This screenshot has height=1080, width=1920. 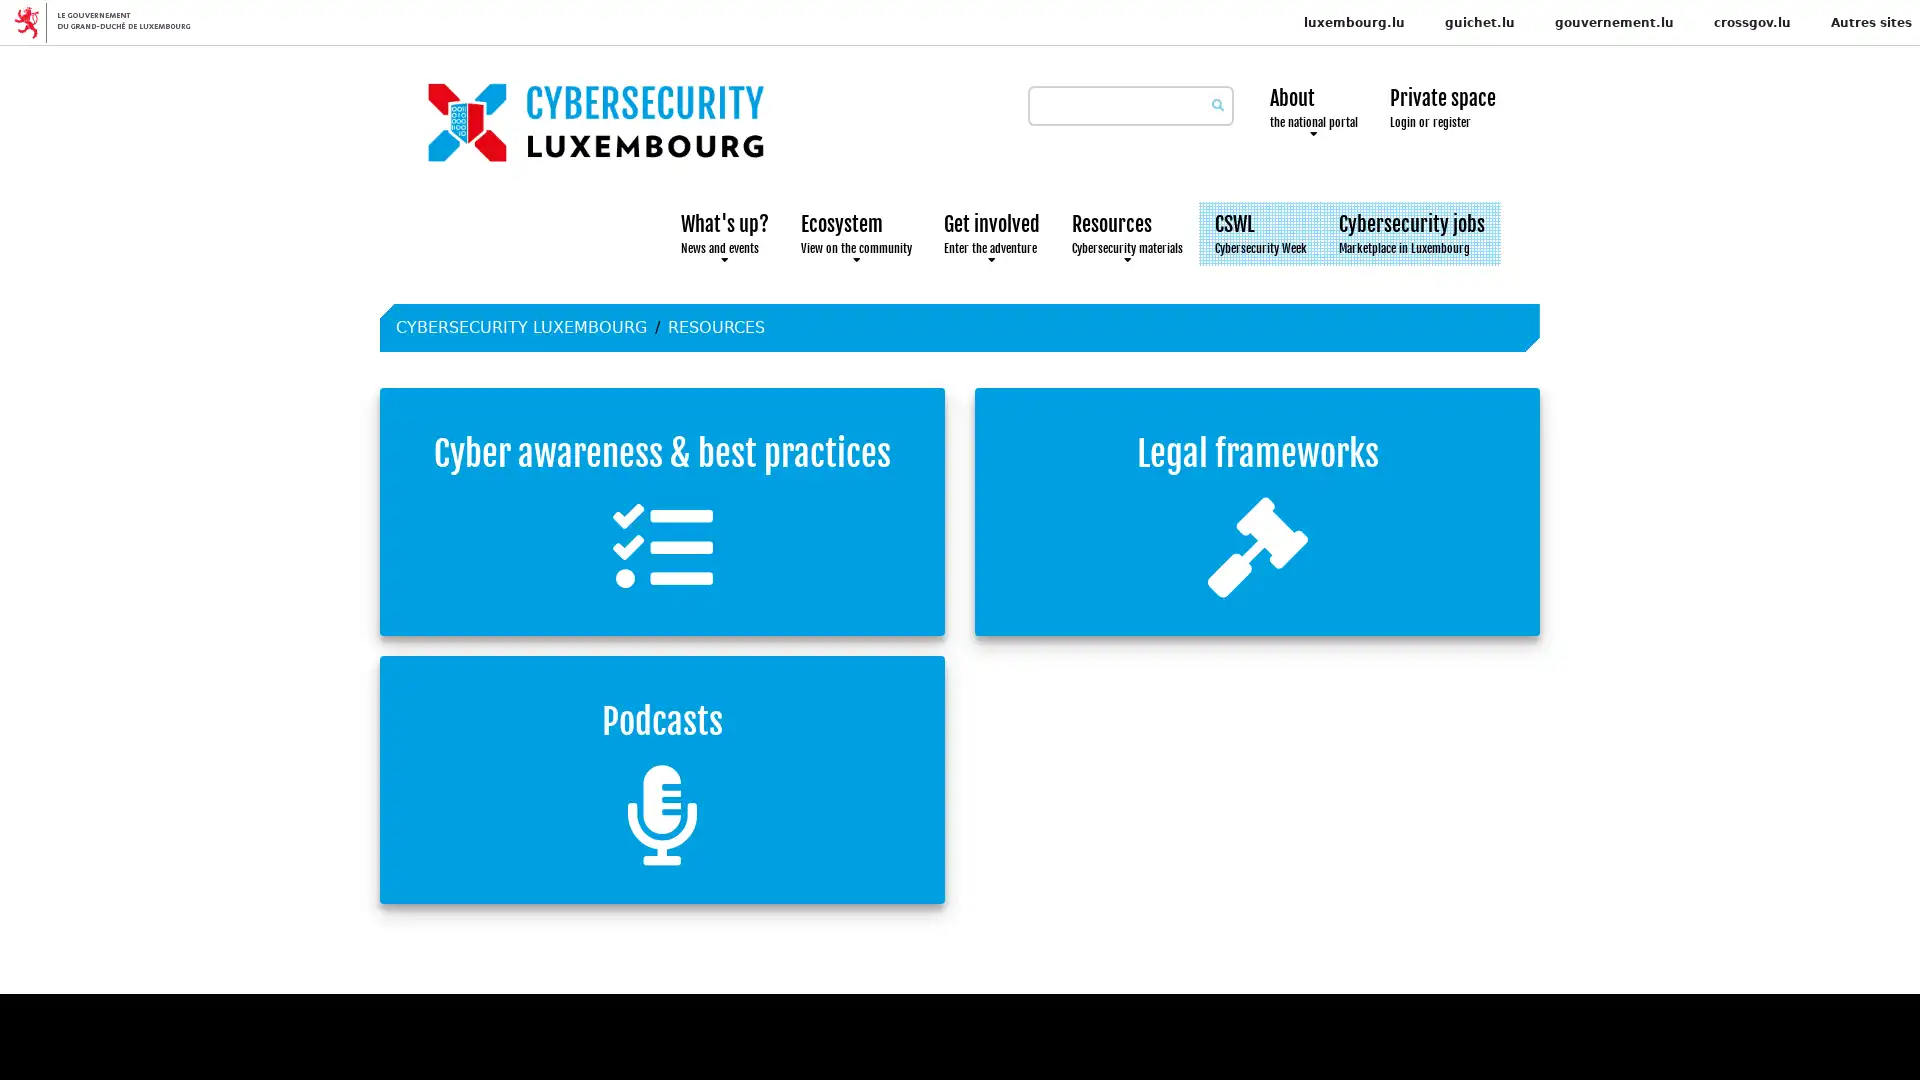 What do you see at coordinates (716, 326) in the screenshot?
I see `RESOURCES` at bounding box center [716, 326].